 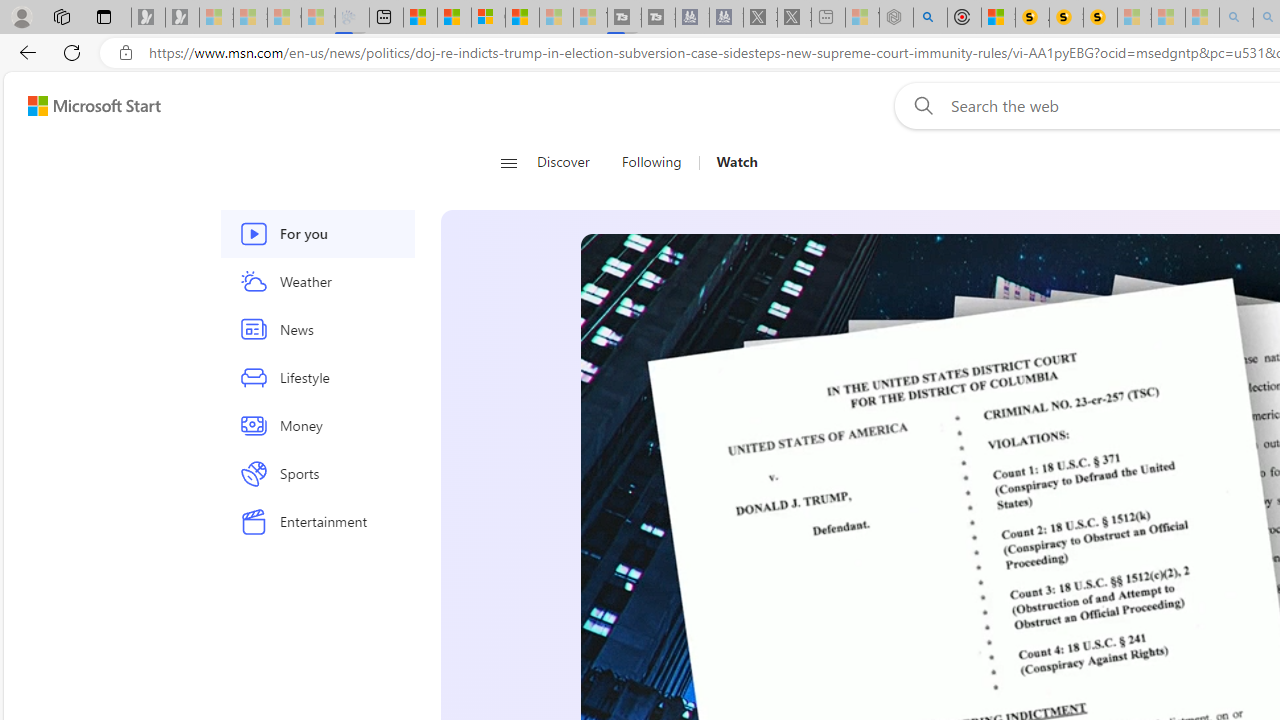 What do you see at coordinates (895, 17) in the screenshot?
I see `'Nordace - Summer Adventures 2024 - Sleeping'` at bounding box center [895, 17].